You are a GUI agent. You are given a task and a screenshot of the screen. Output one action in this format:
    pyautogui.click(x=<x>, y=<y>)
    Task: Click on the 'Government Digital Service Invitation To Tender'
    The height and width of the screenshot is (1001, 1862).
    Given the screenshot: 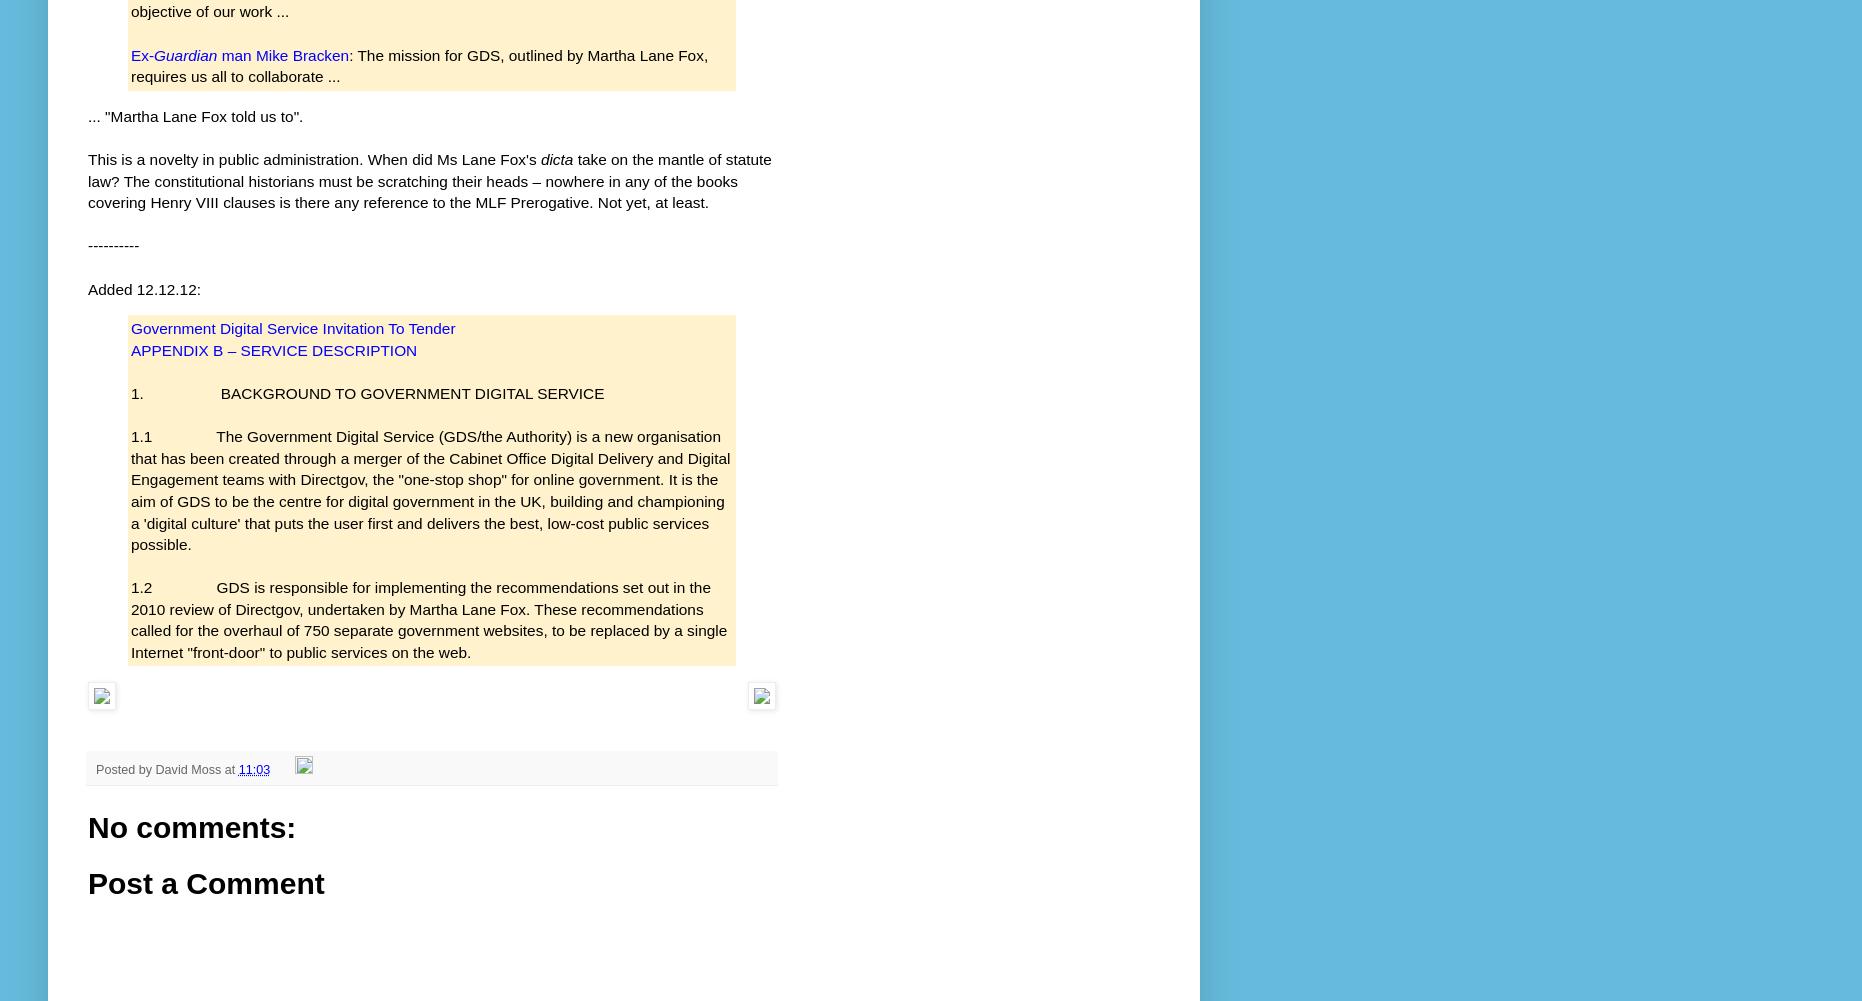 What is the action you would take?
    pyautogui.click(x=292, y=328)
    